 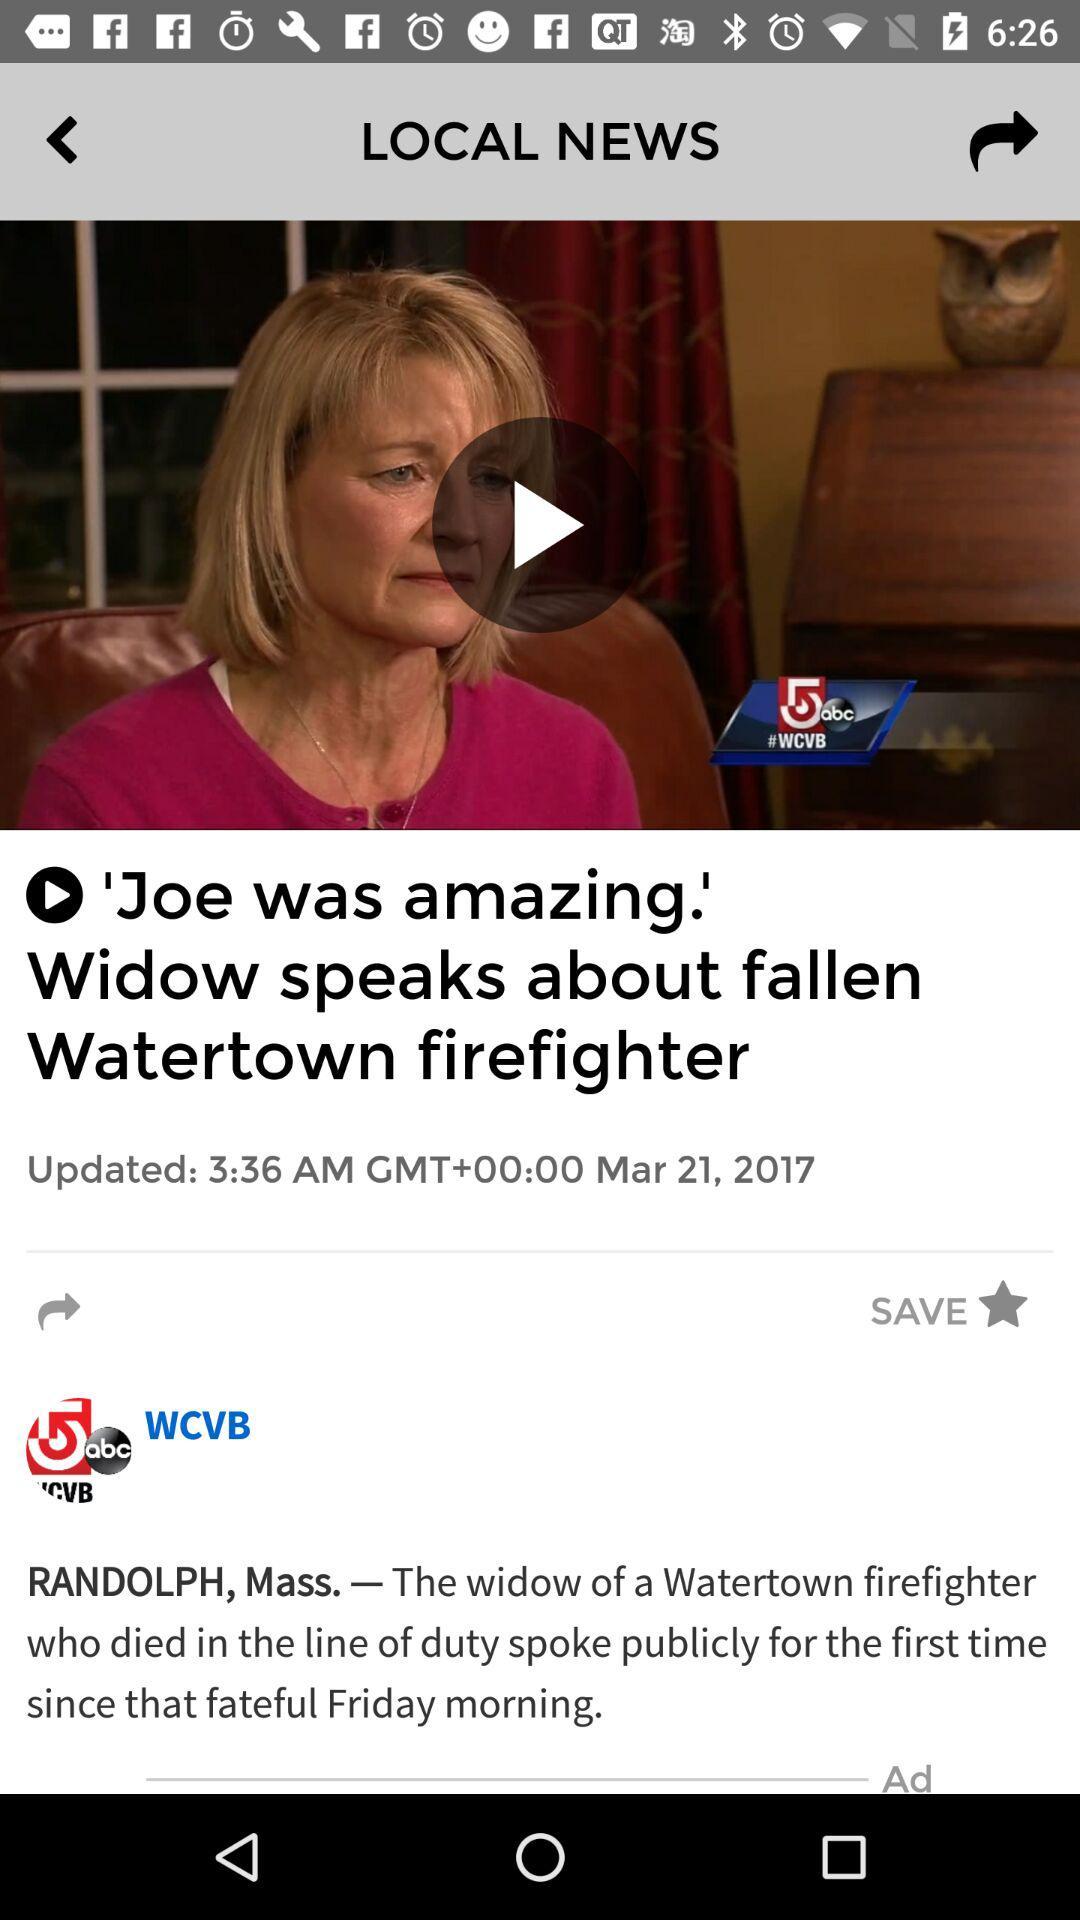 I want to click on the updated 3 36 item, so click(x=540, y=1170).